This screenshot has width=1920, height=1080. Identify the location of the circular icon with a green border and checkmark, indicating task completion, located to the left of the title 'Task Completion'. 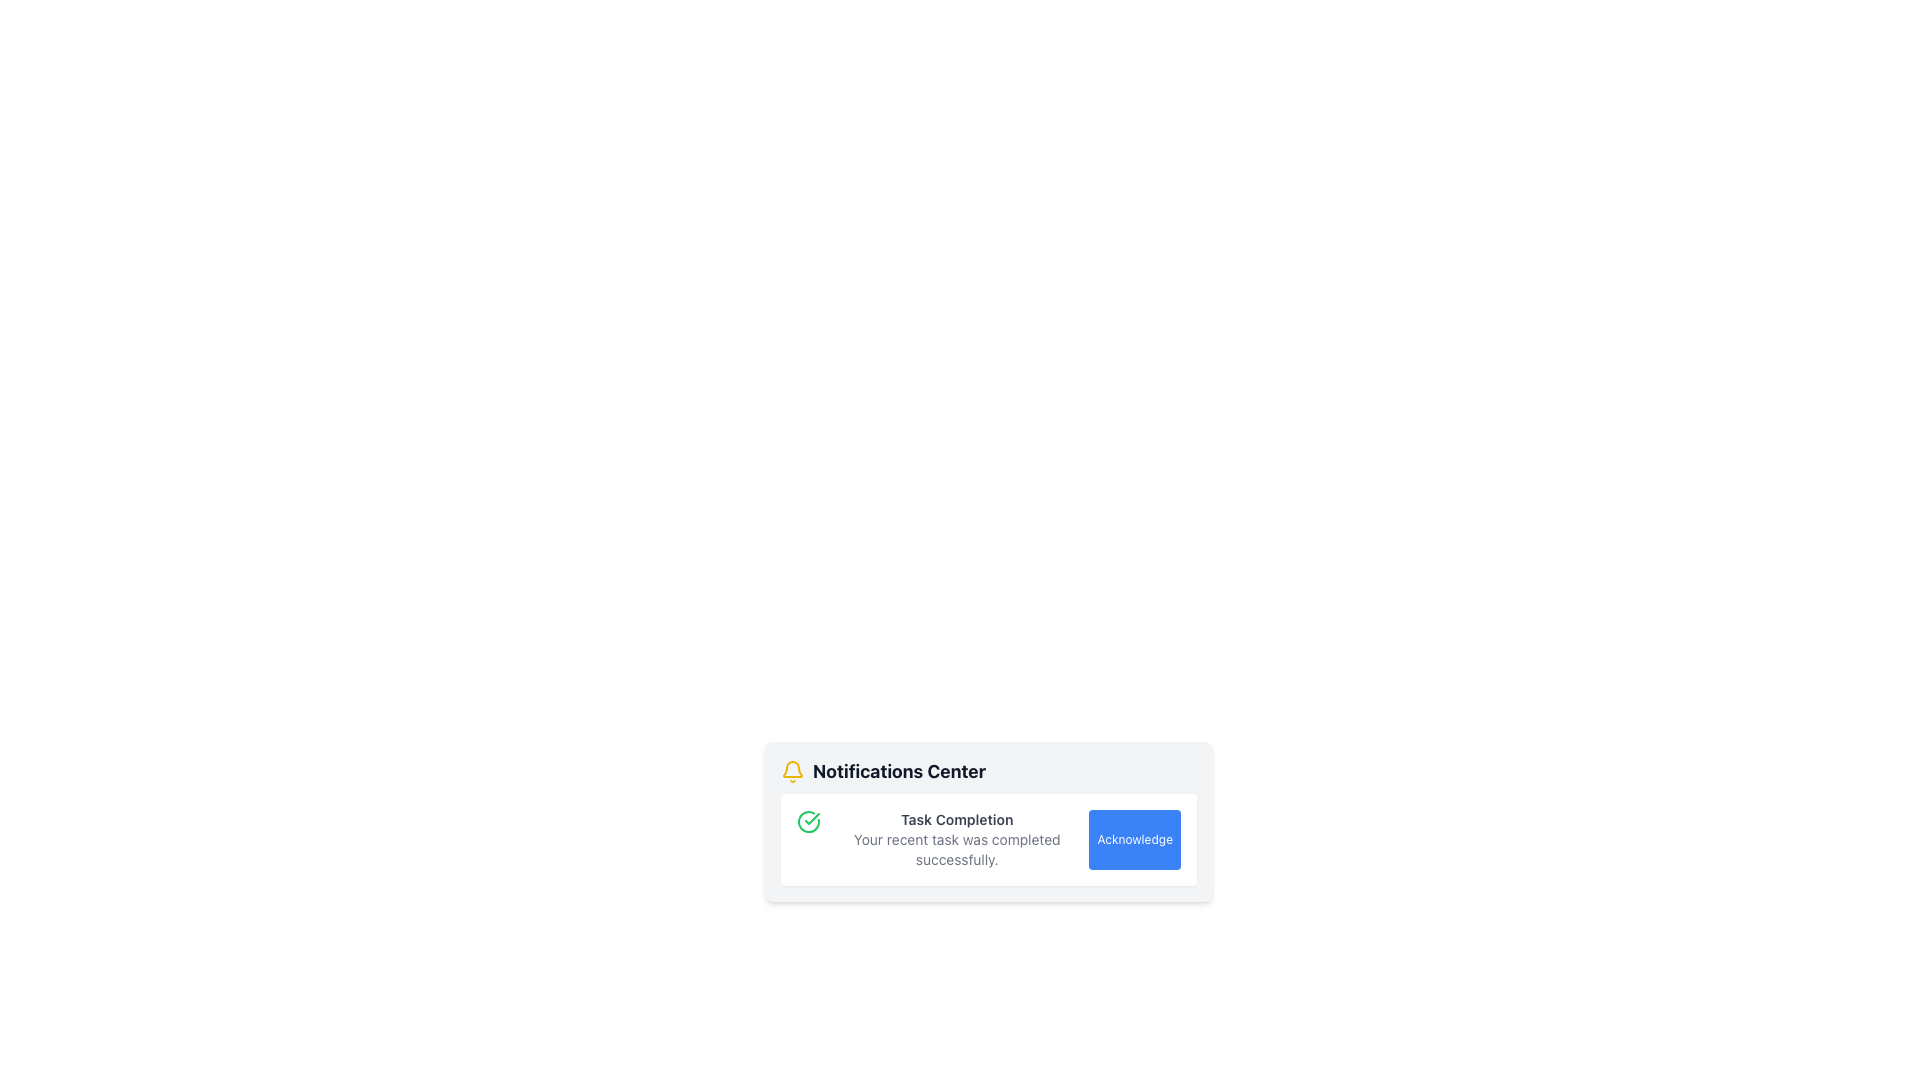
(809, 821).